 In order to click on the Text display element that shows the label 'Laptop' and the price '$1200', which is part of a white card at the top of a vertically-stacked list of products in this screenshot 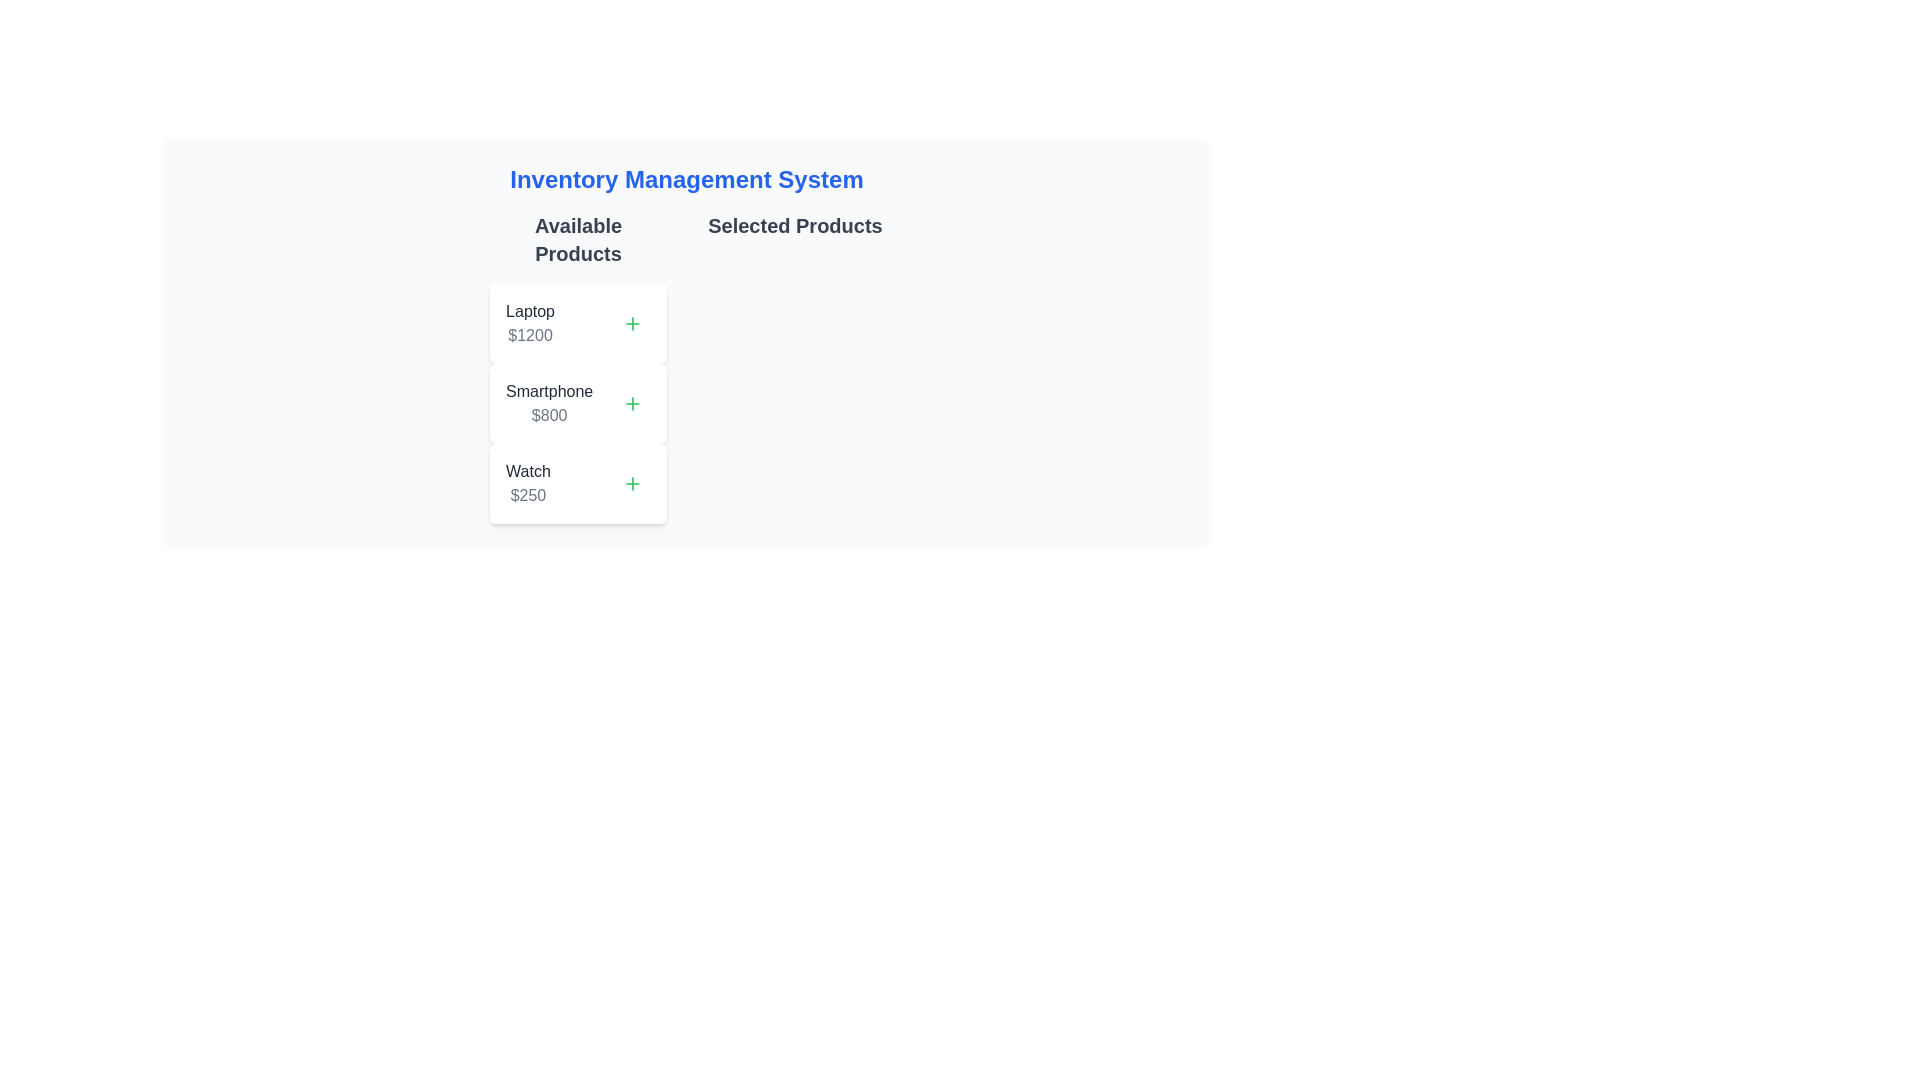, I will do `click(530, 323)`.